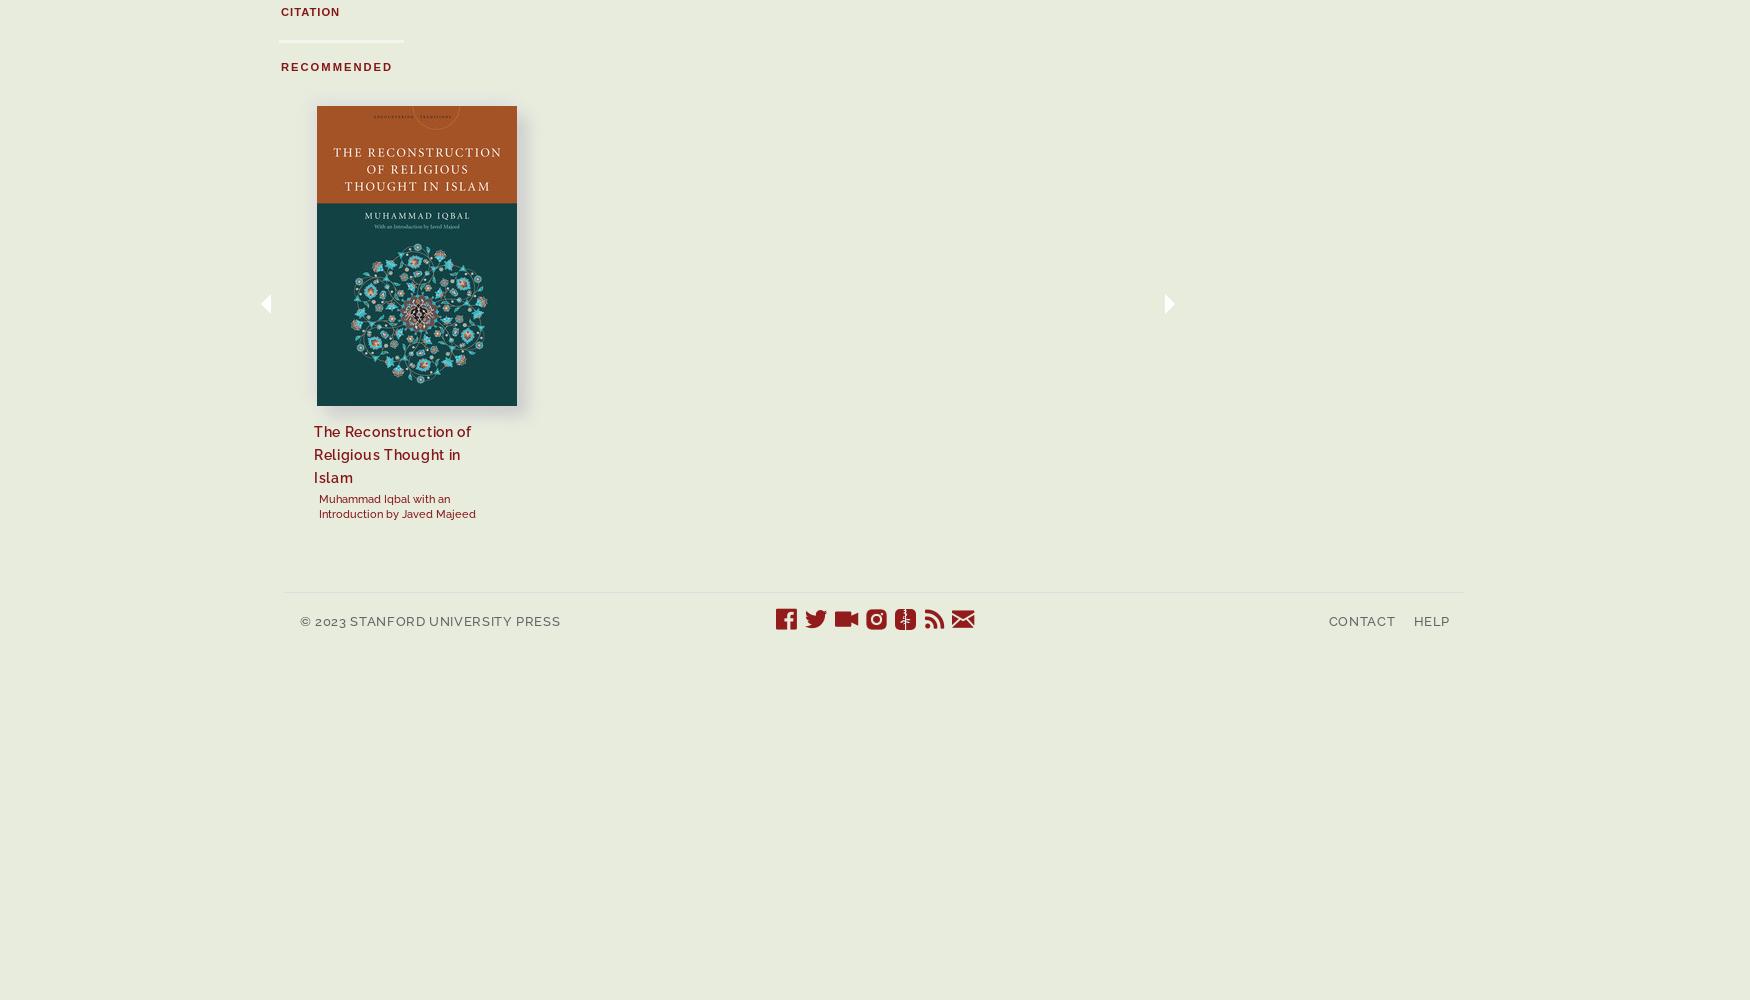  I want to click on 'Muhammad Iqbal with an Introduction by Javed Majeed', so click(395, 506).